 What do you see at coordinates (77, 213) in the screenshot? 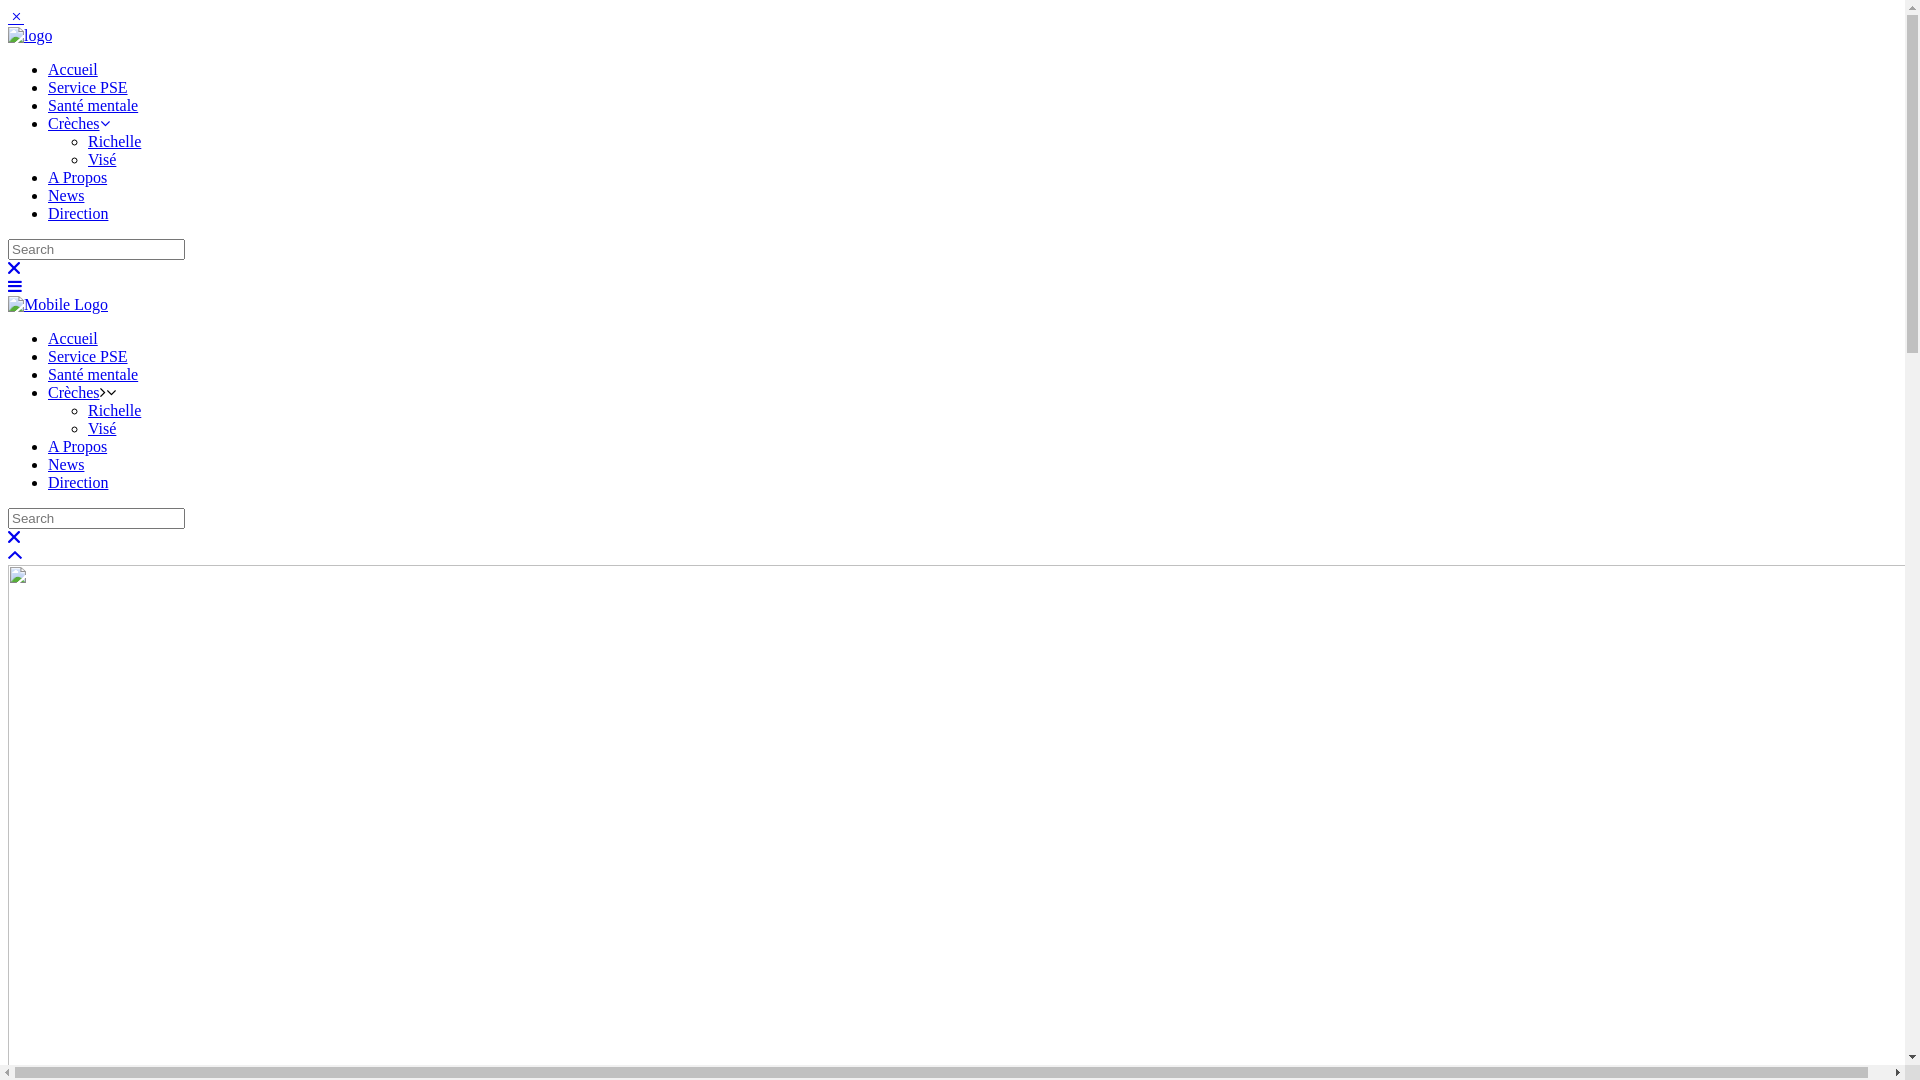
I see `'Direction'` at bounding box center [77, 213].